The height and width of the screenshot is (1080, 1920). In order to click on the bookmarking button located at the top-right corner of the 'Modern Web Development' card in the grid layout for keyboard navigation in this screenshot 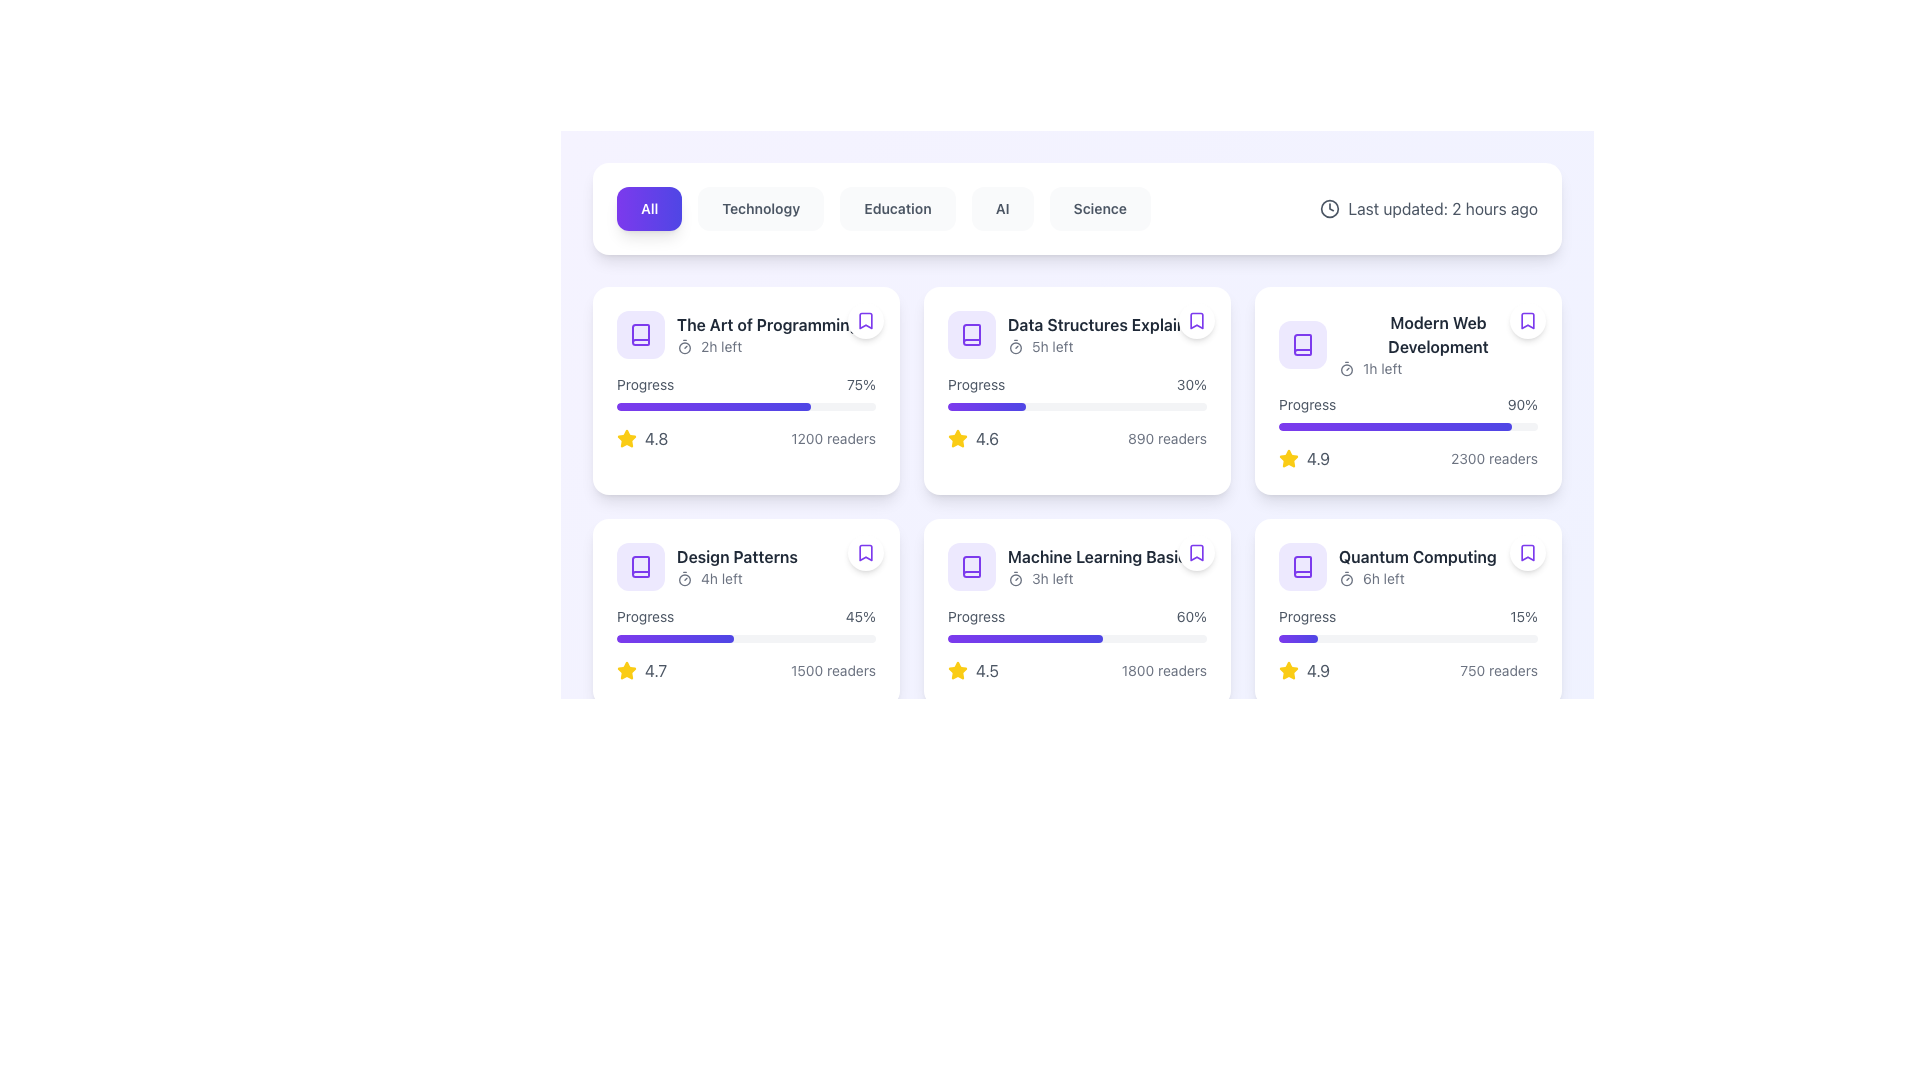, I will do `click(1526, 319)`.